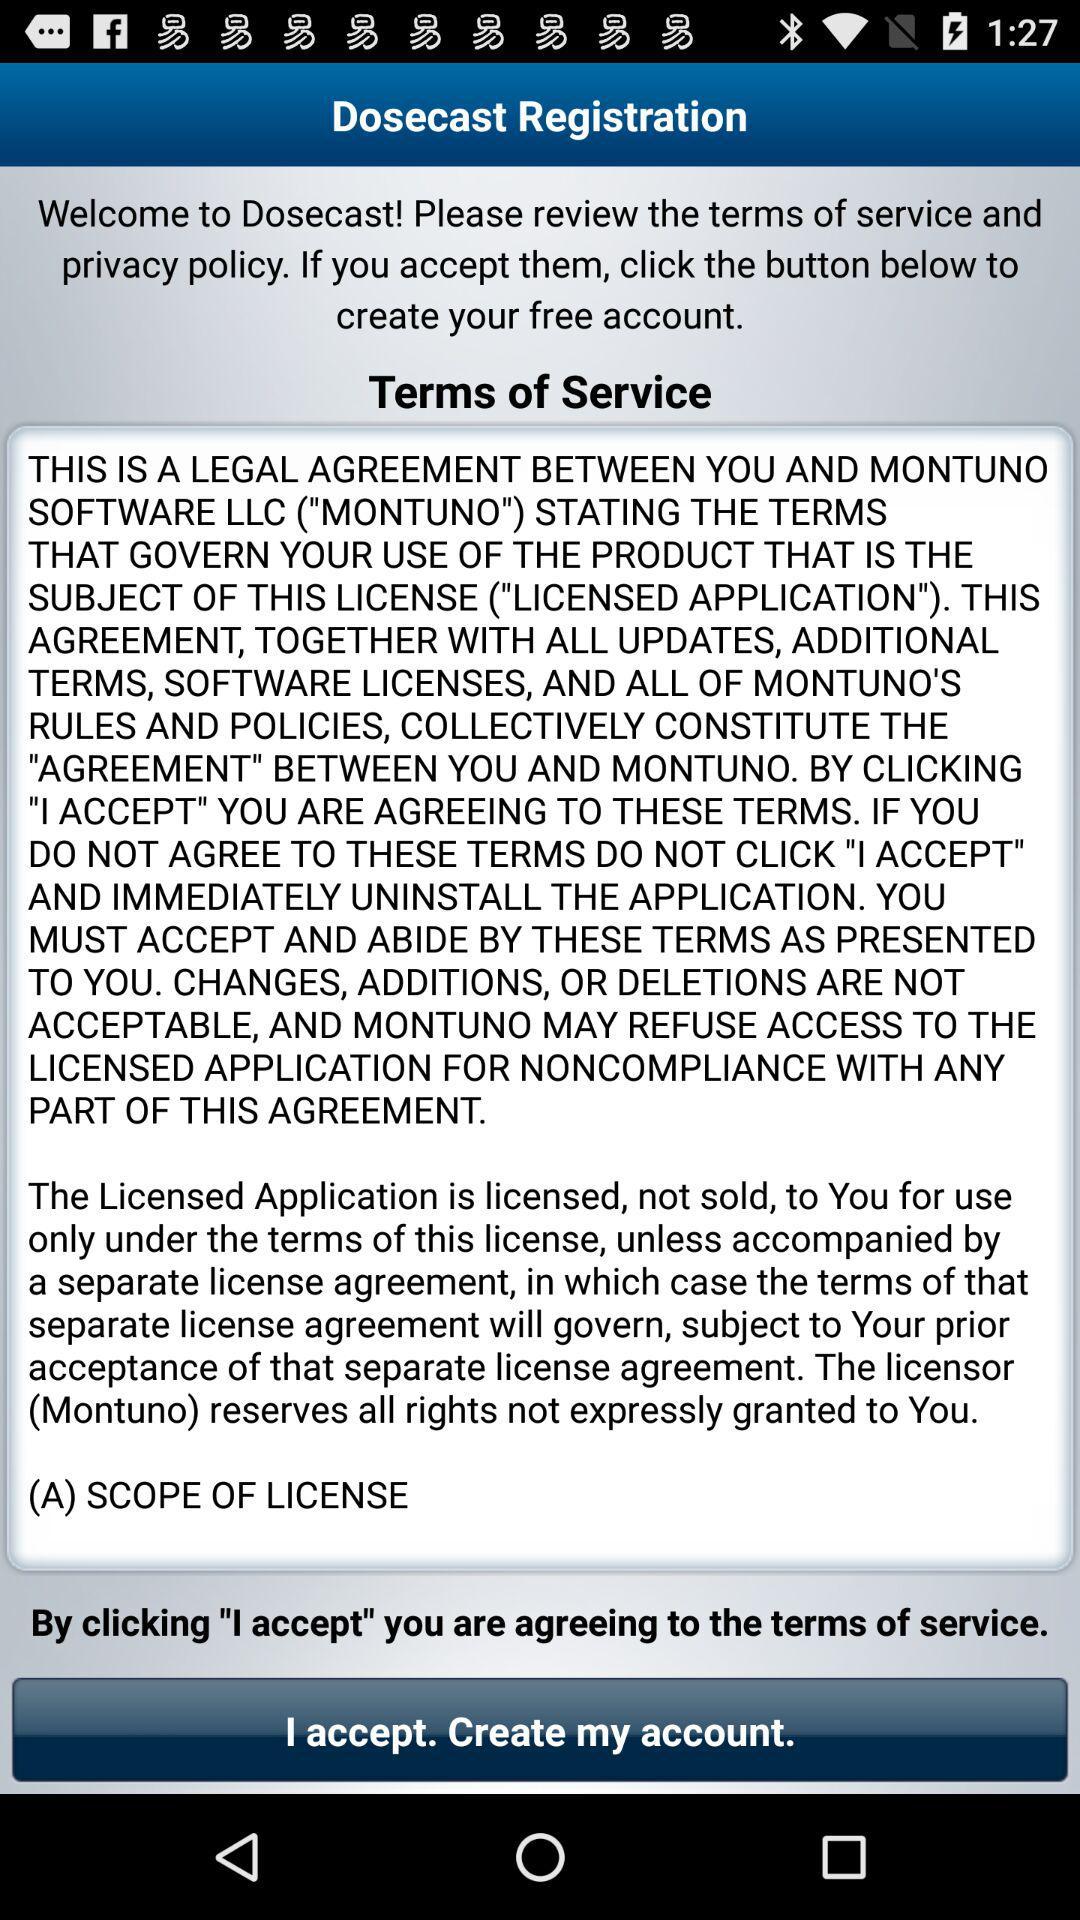 The height and width of the screenshot is (1920, 1080). What do you see at coordinates (540, 998) in the screenshot?
I see `icon below terms of service app` at bounding box center [540, 998].